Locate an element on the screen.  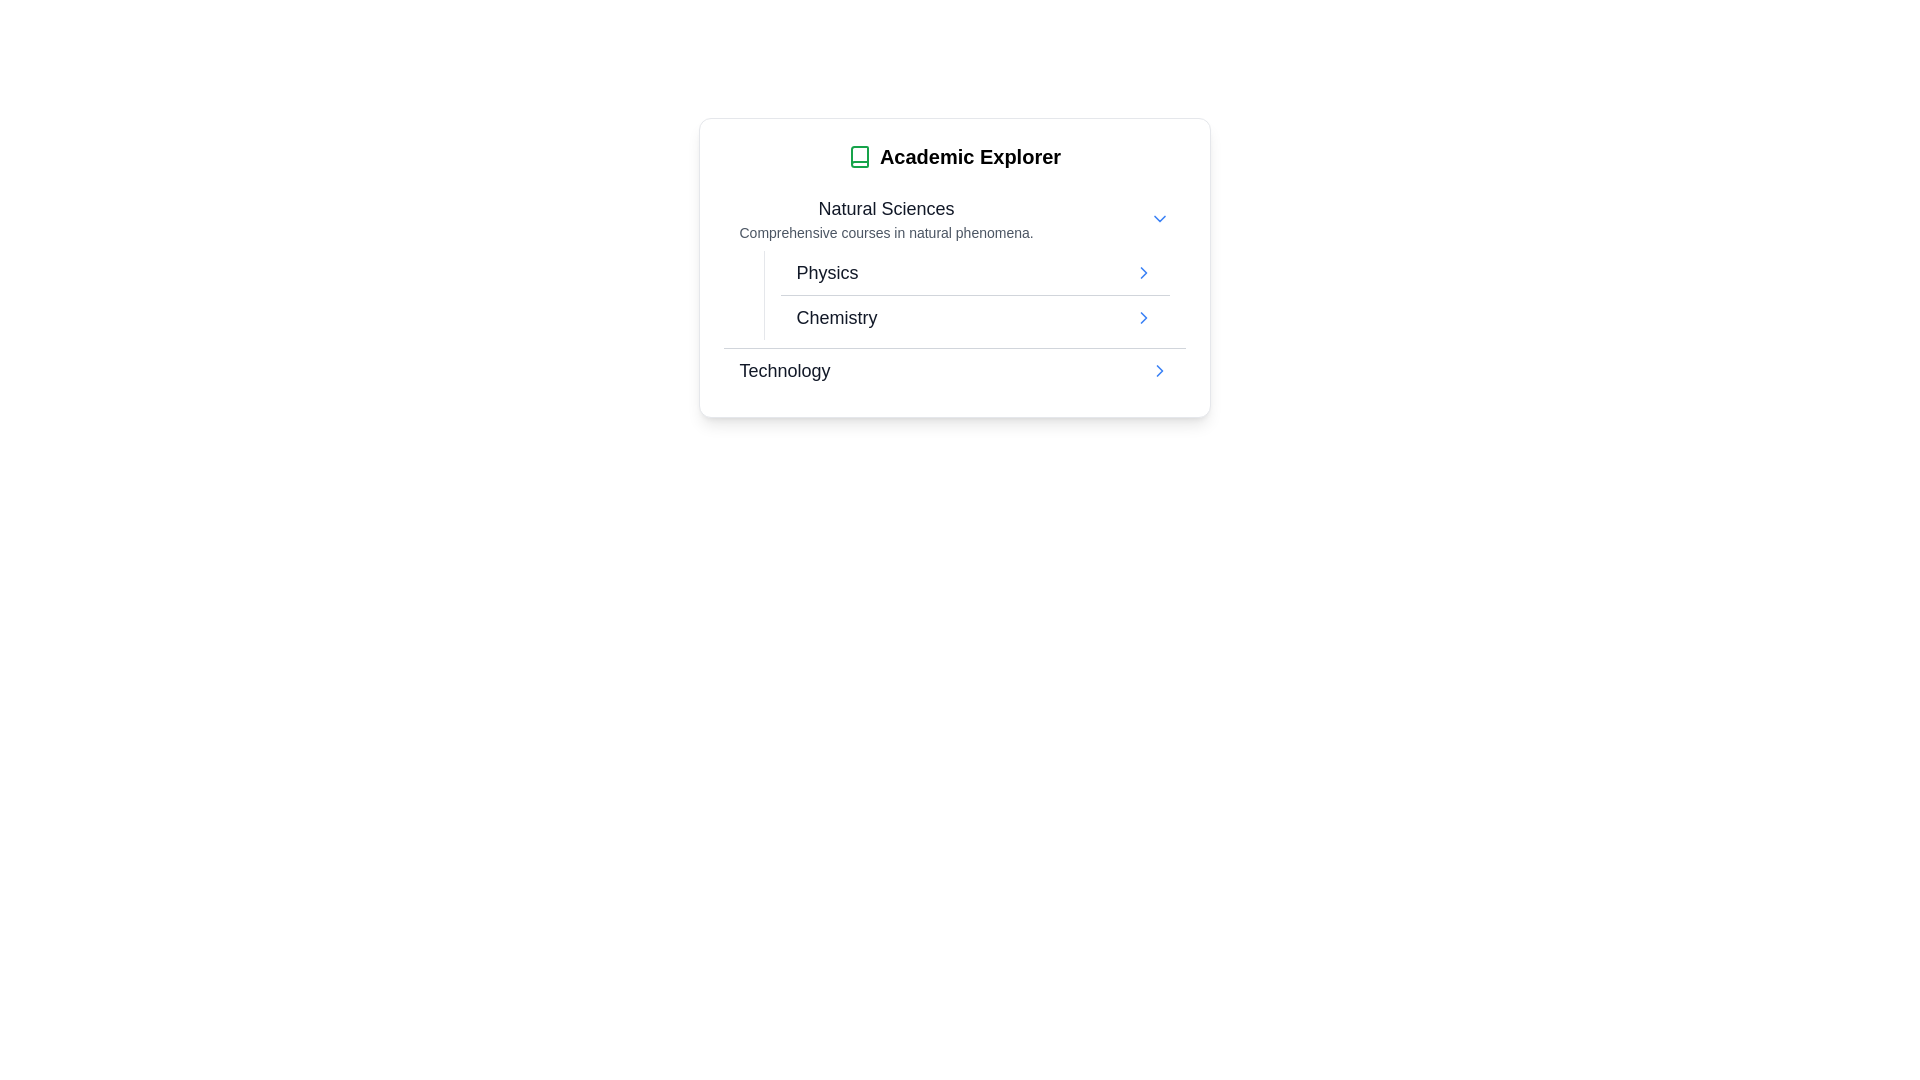
the 'Physics' selectable list item, which is the first item in the 'Natural Sciences' section of the 'Academic Explorer' interface is located at coordinates (974, 273).